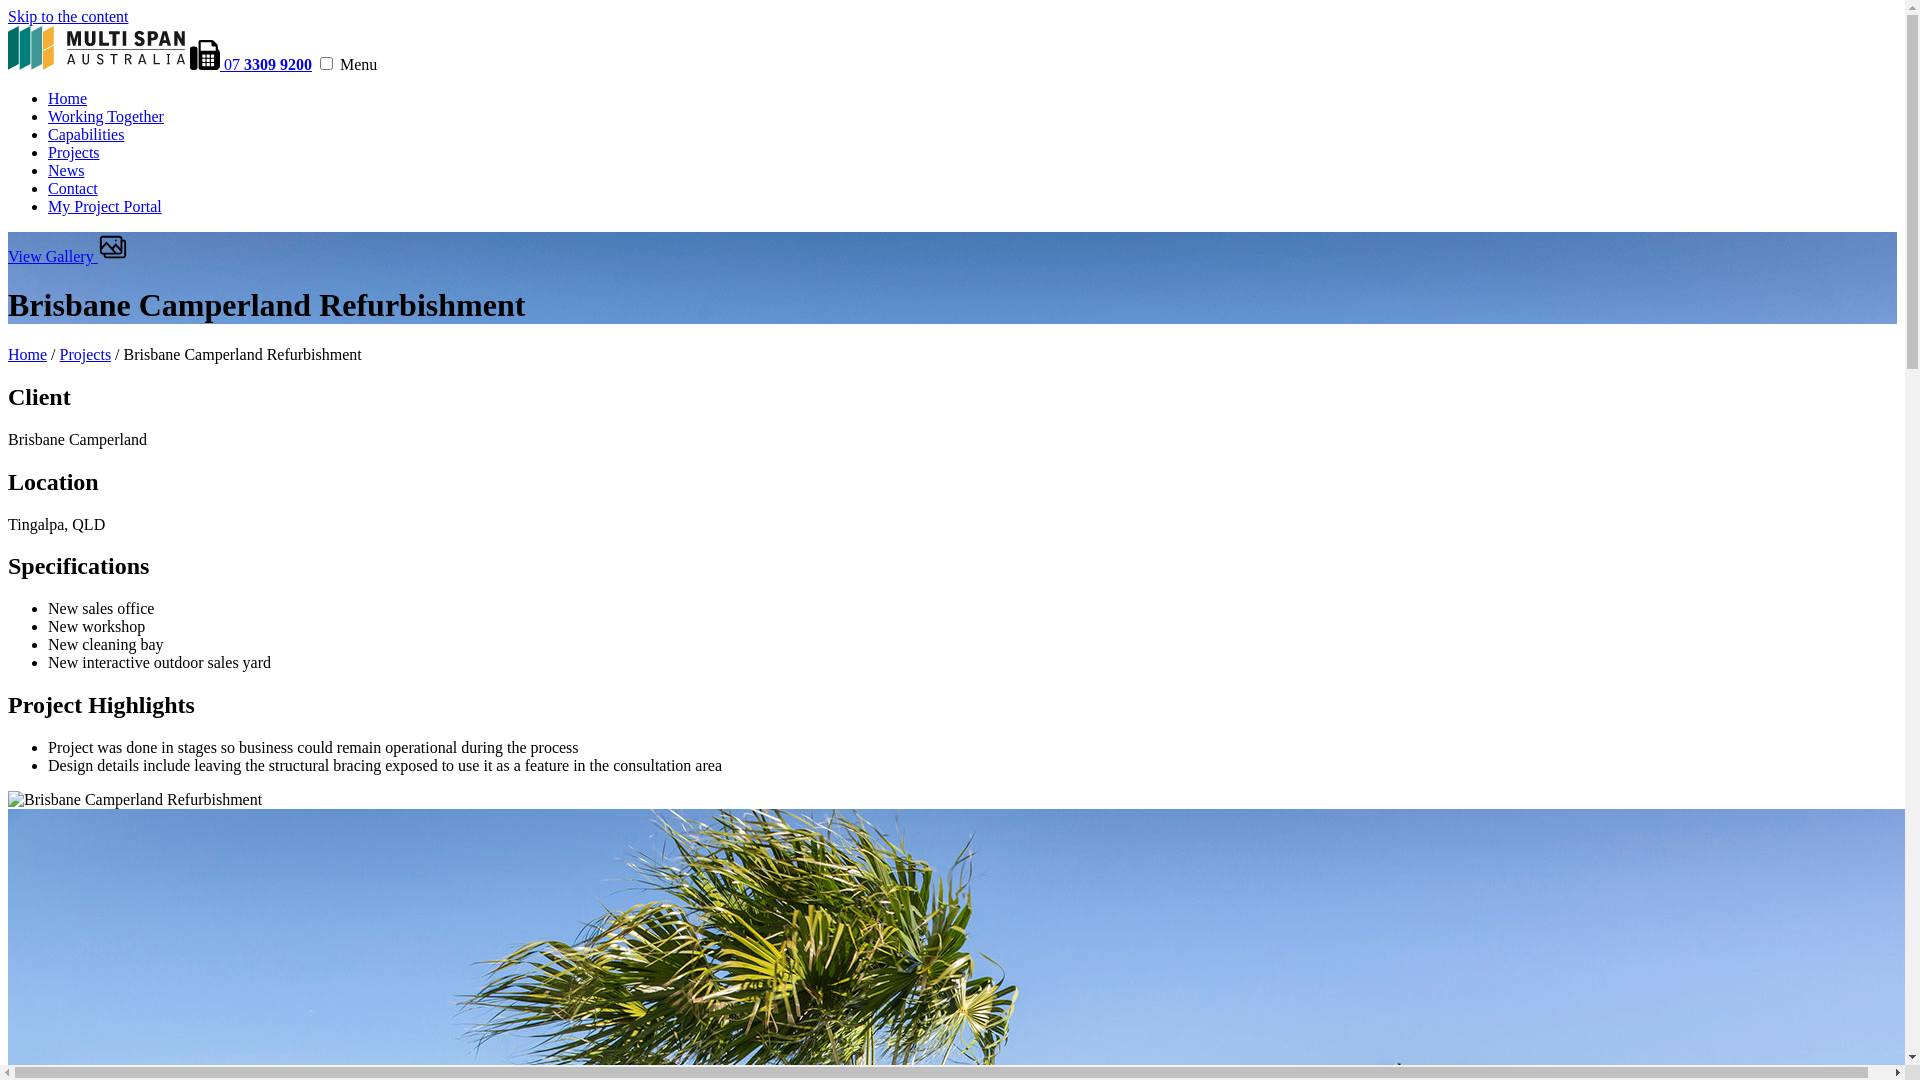  What do you see at coordinates (249, 63) in the screenshot?
I see `'07 3309 9200'` at bounding box center [249, 63].